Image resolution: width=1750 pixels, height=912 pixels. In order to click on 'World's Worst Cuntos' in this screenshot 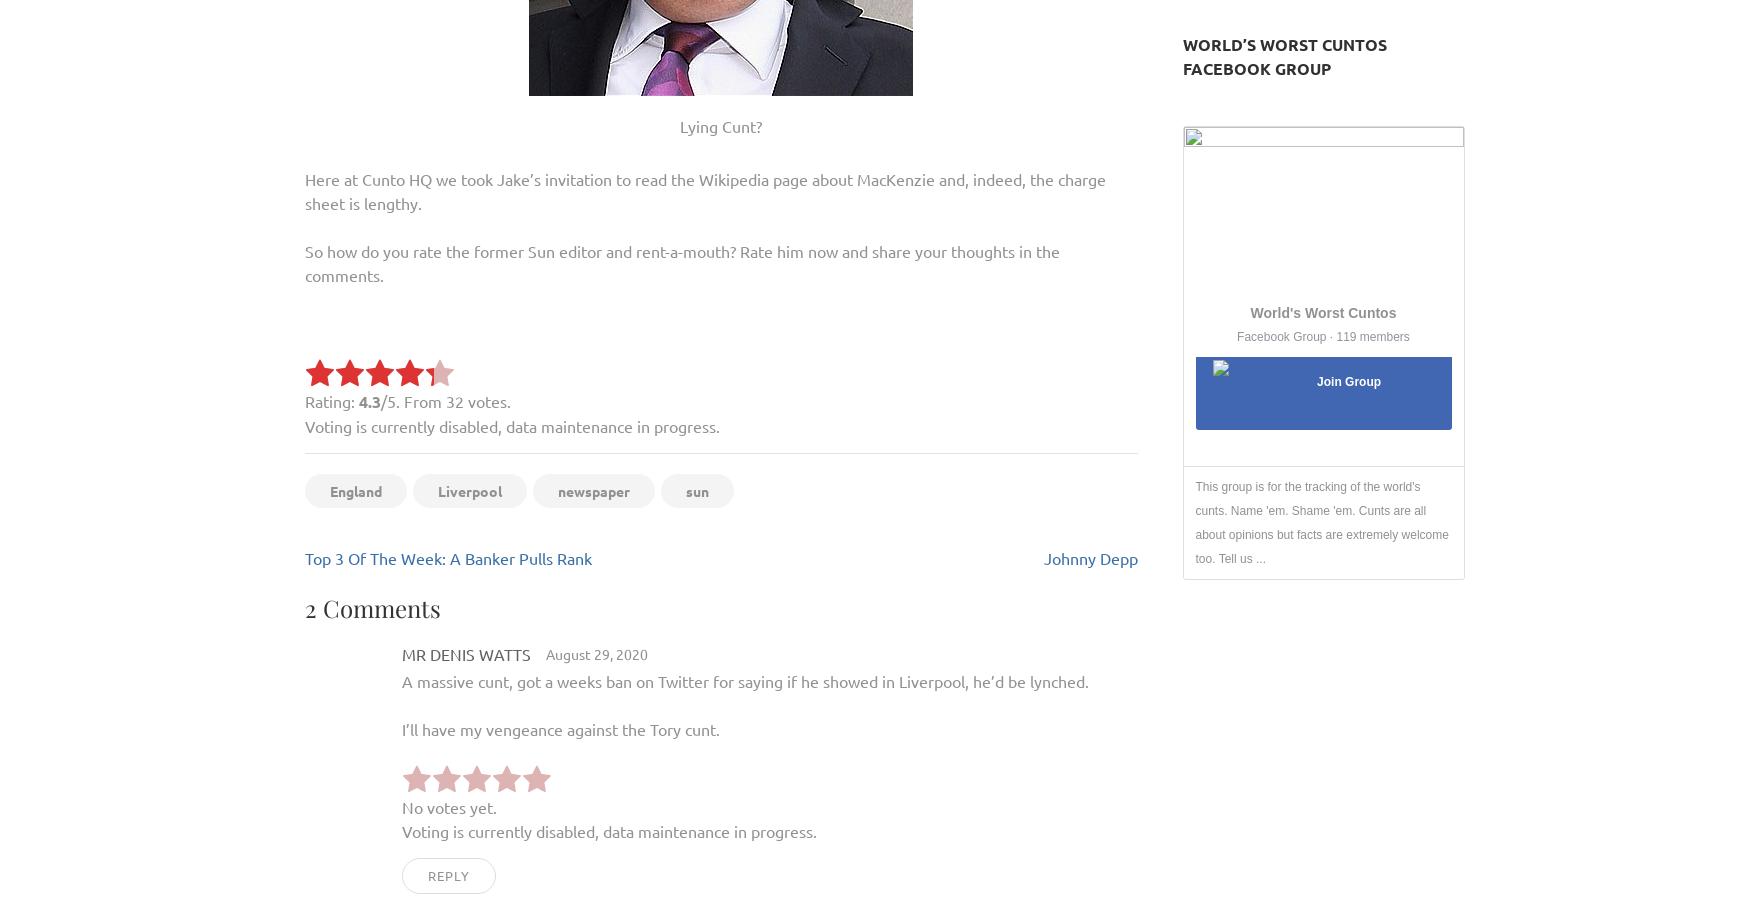, I will do `click(1323, 312)`.